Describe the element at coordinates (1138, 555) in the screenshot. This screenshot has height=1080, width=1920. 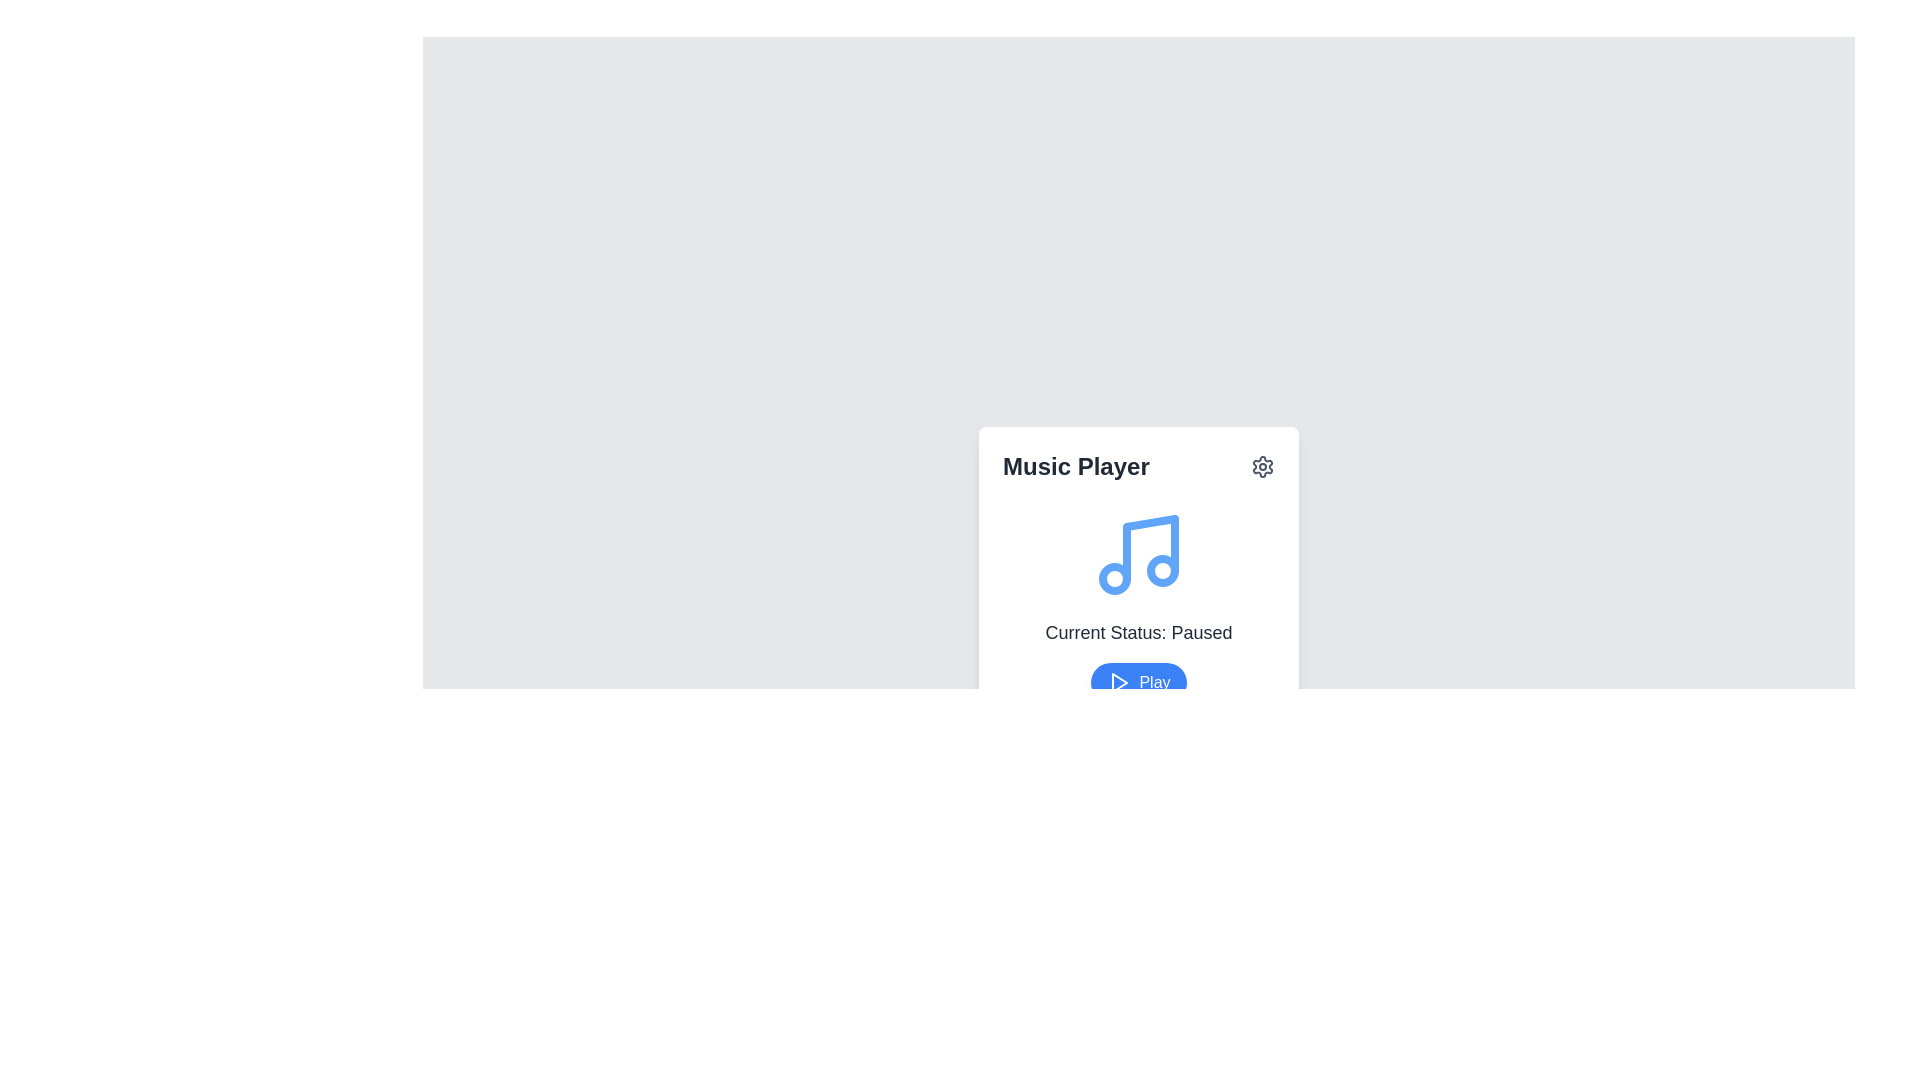
I see `the blue music note icon located at the top-center of the music player widget, which is positioned above the 'Current Status: Paused' text and the 'Play' button` at that location.